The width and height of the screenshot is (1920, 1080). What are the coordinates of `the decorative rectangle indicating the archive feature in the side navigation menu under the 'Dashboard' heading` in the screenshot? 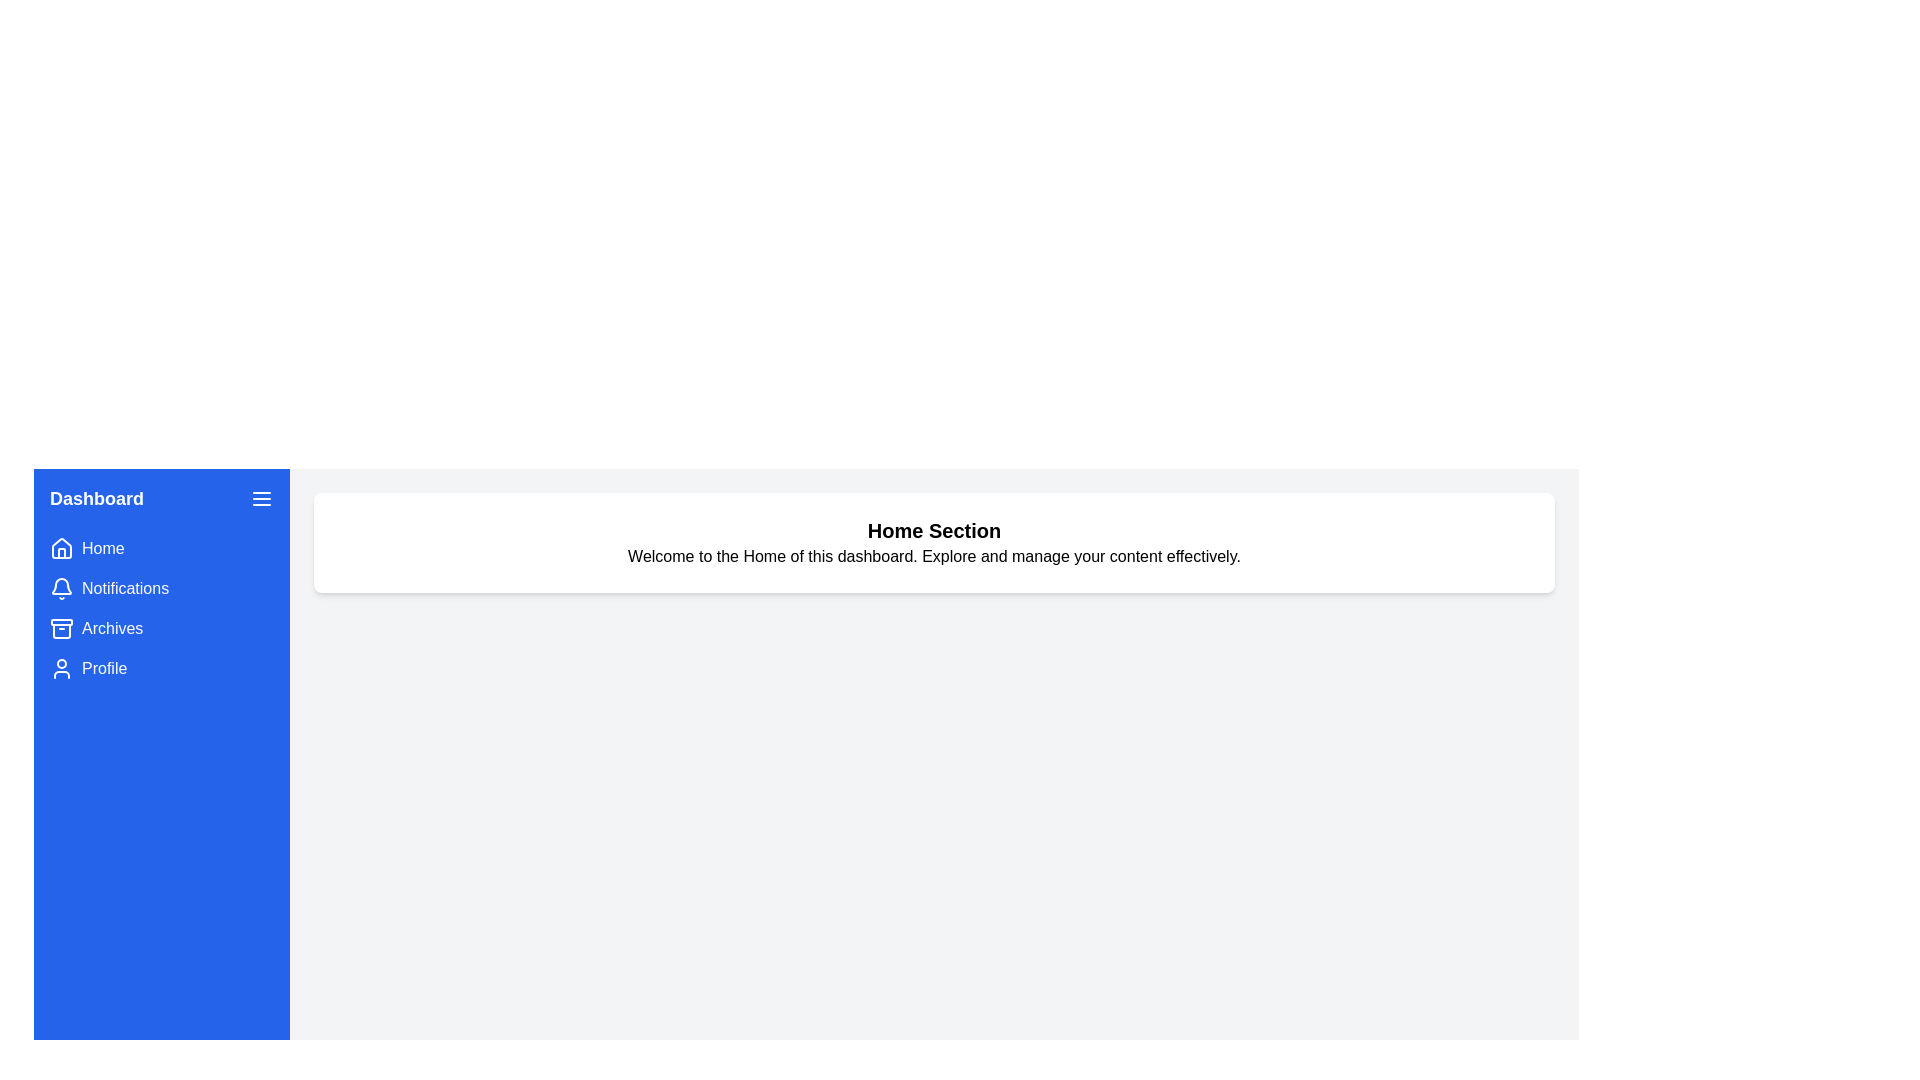 It's located at (62, 621).